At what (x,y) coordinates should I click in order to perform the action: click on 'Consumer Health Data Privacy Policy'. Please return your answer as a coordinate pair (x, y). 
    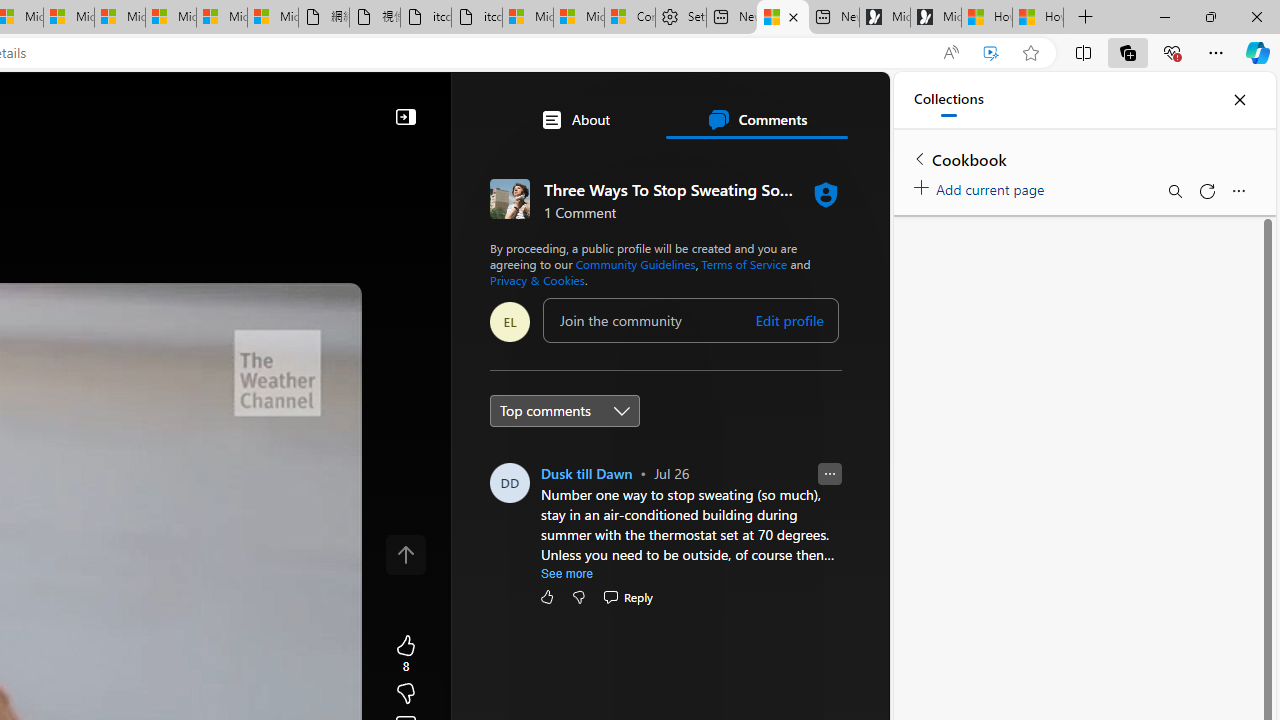
    Looking at the image, I should click on (629, 17).